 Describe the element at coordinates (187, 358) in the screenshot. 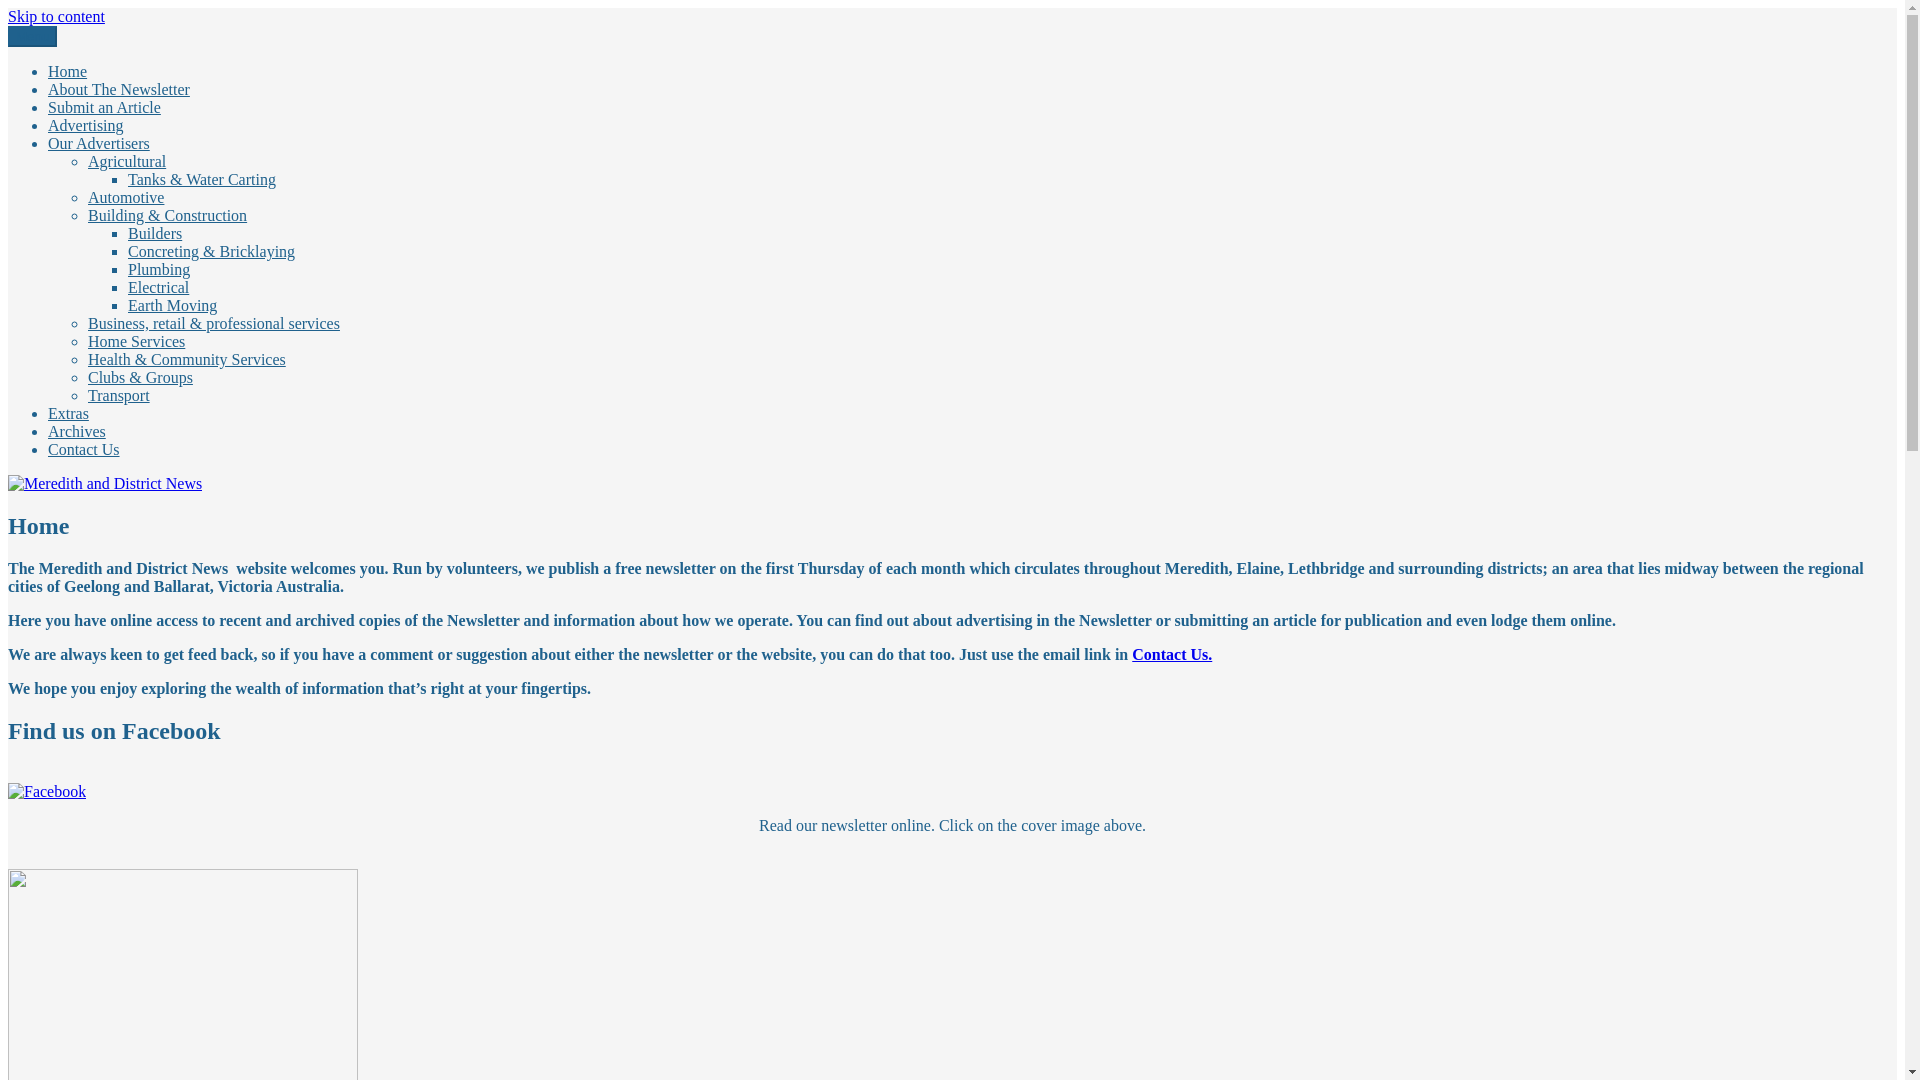

I see `'Health & Community Services'` at that location.